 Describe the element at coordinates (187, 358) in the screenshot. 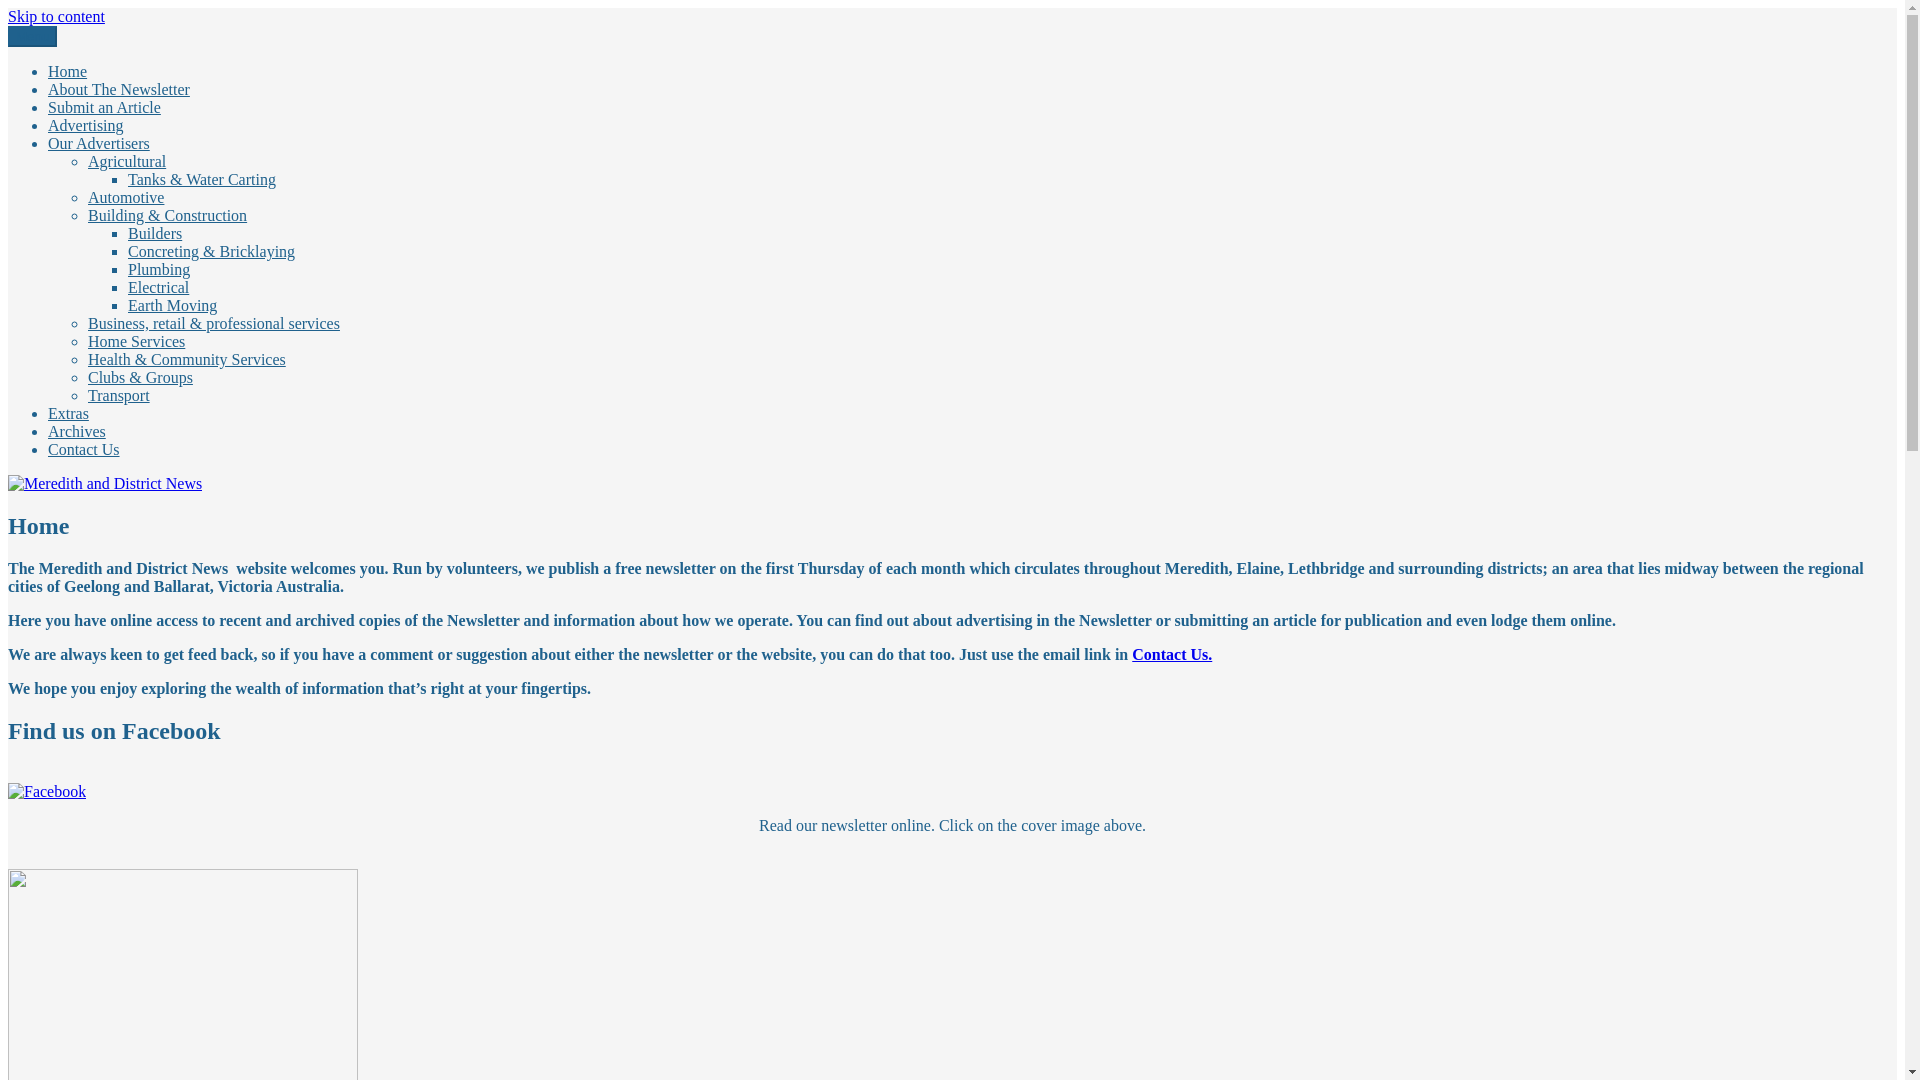

I see `'Health & Community Services'` at that location.